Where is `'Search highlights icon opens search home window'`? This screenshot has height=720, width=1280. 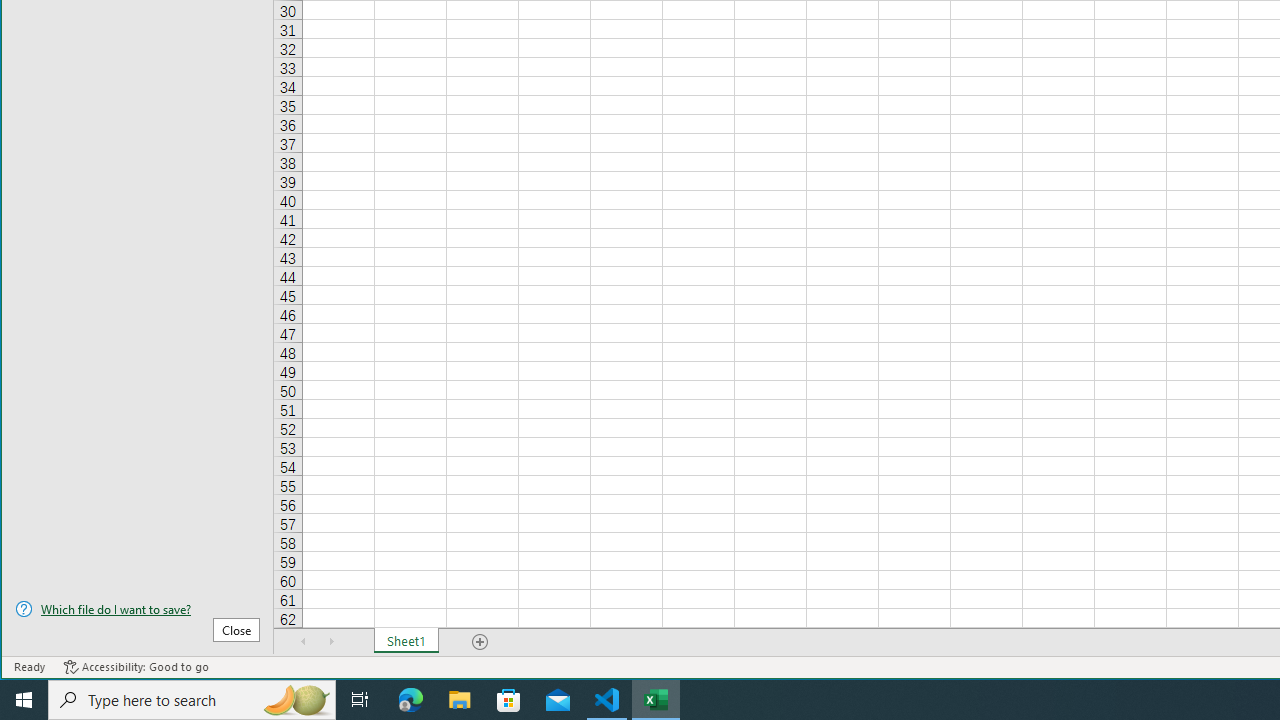 'Search highlights icon opens search home window' is located at coordinates (294, 698).